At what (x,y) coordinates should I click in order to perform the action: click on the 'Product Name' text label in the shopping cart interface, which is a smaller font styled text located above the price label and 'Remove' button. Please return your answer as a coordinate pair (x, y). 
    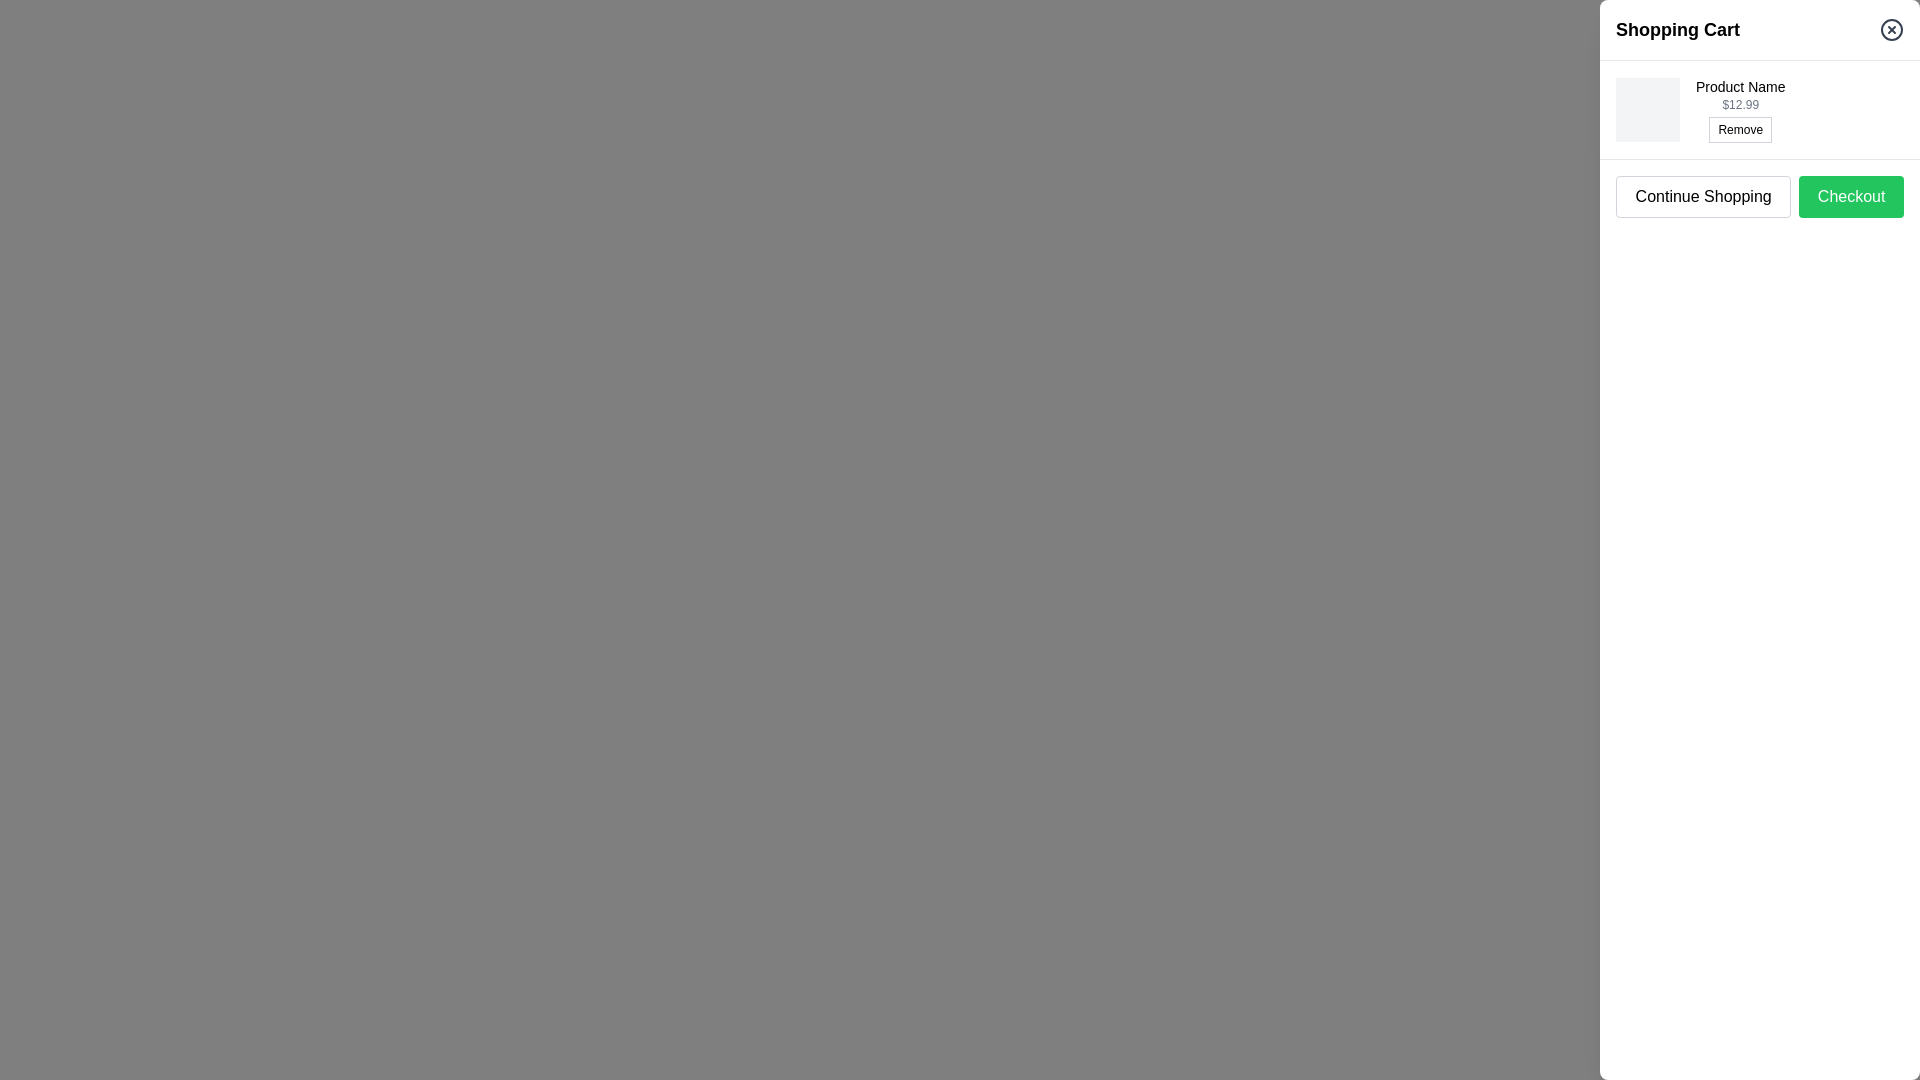
    Looking at the image, I should click on (1739, 86).